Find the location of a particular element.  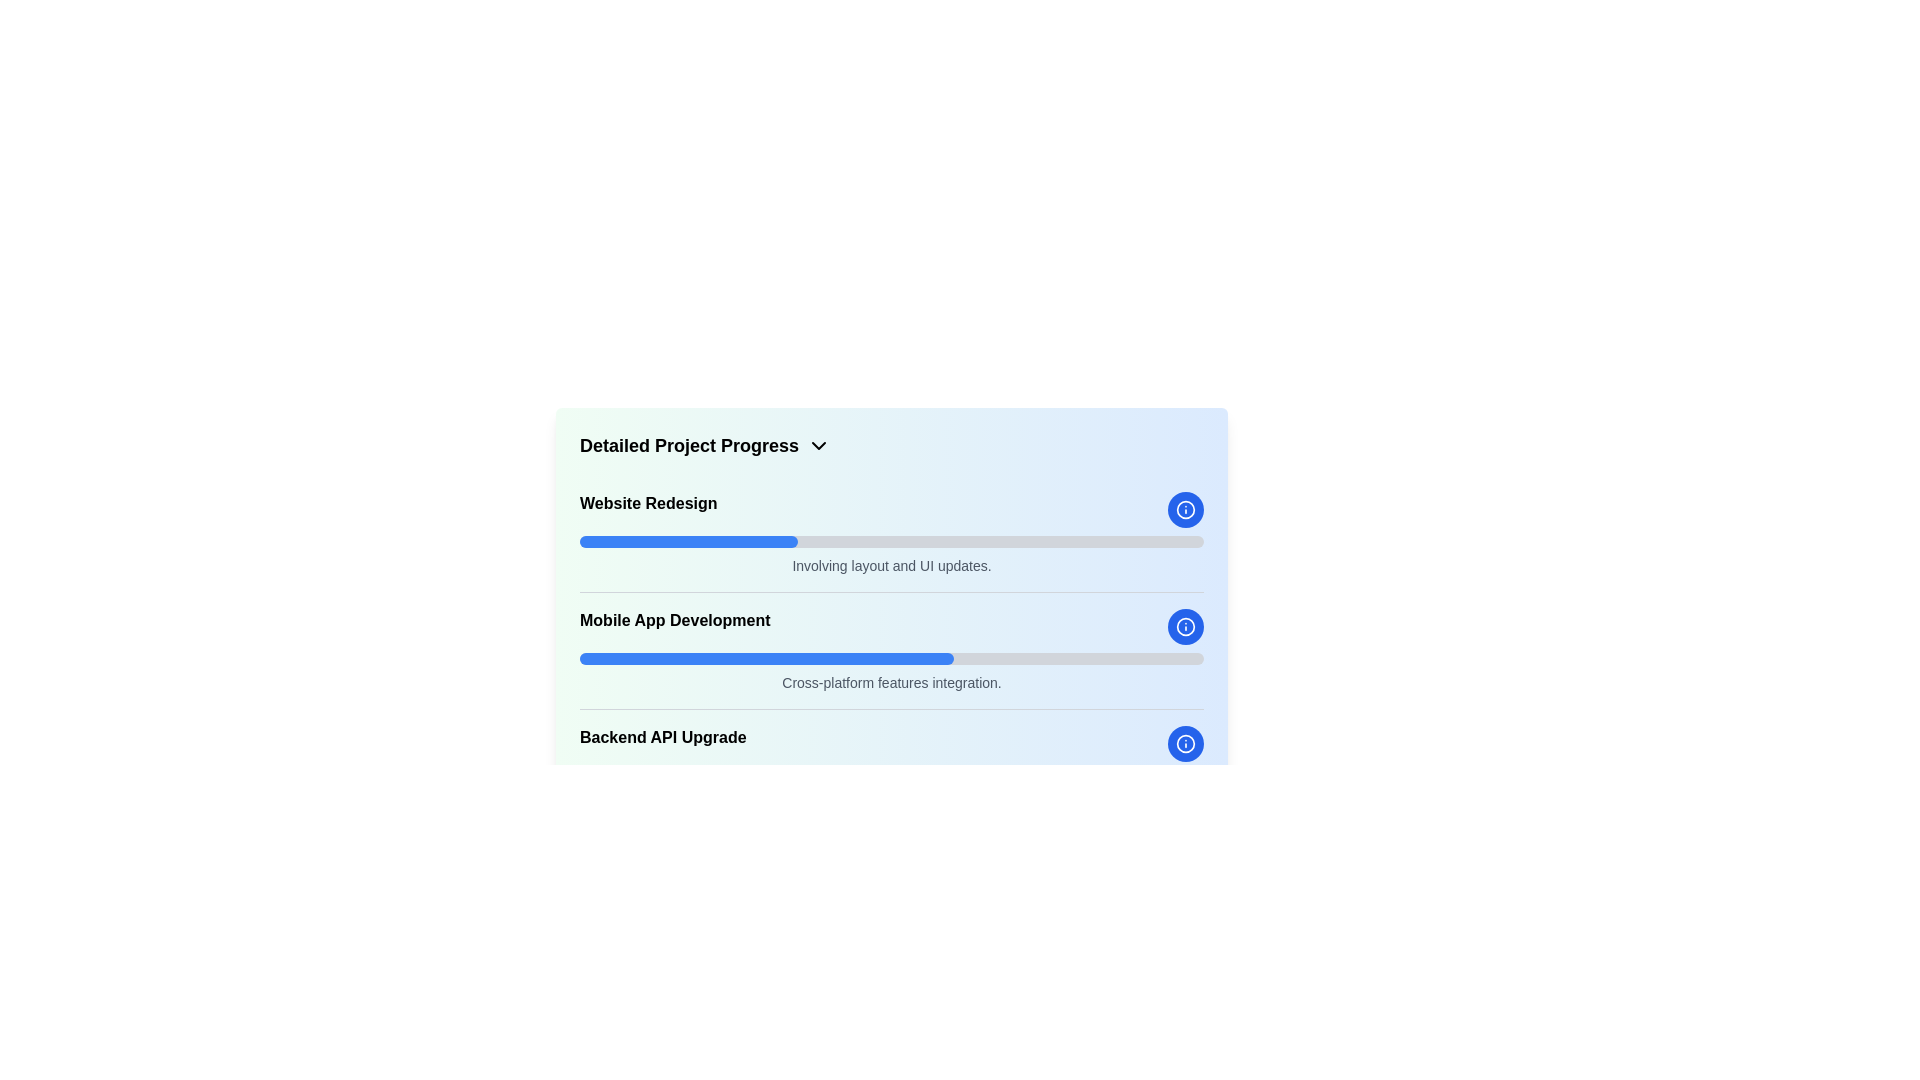

the small chevron-down icon next to the text 'Detailed Project Progress' is located at coordinates (819, 445).